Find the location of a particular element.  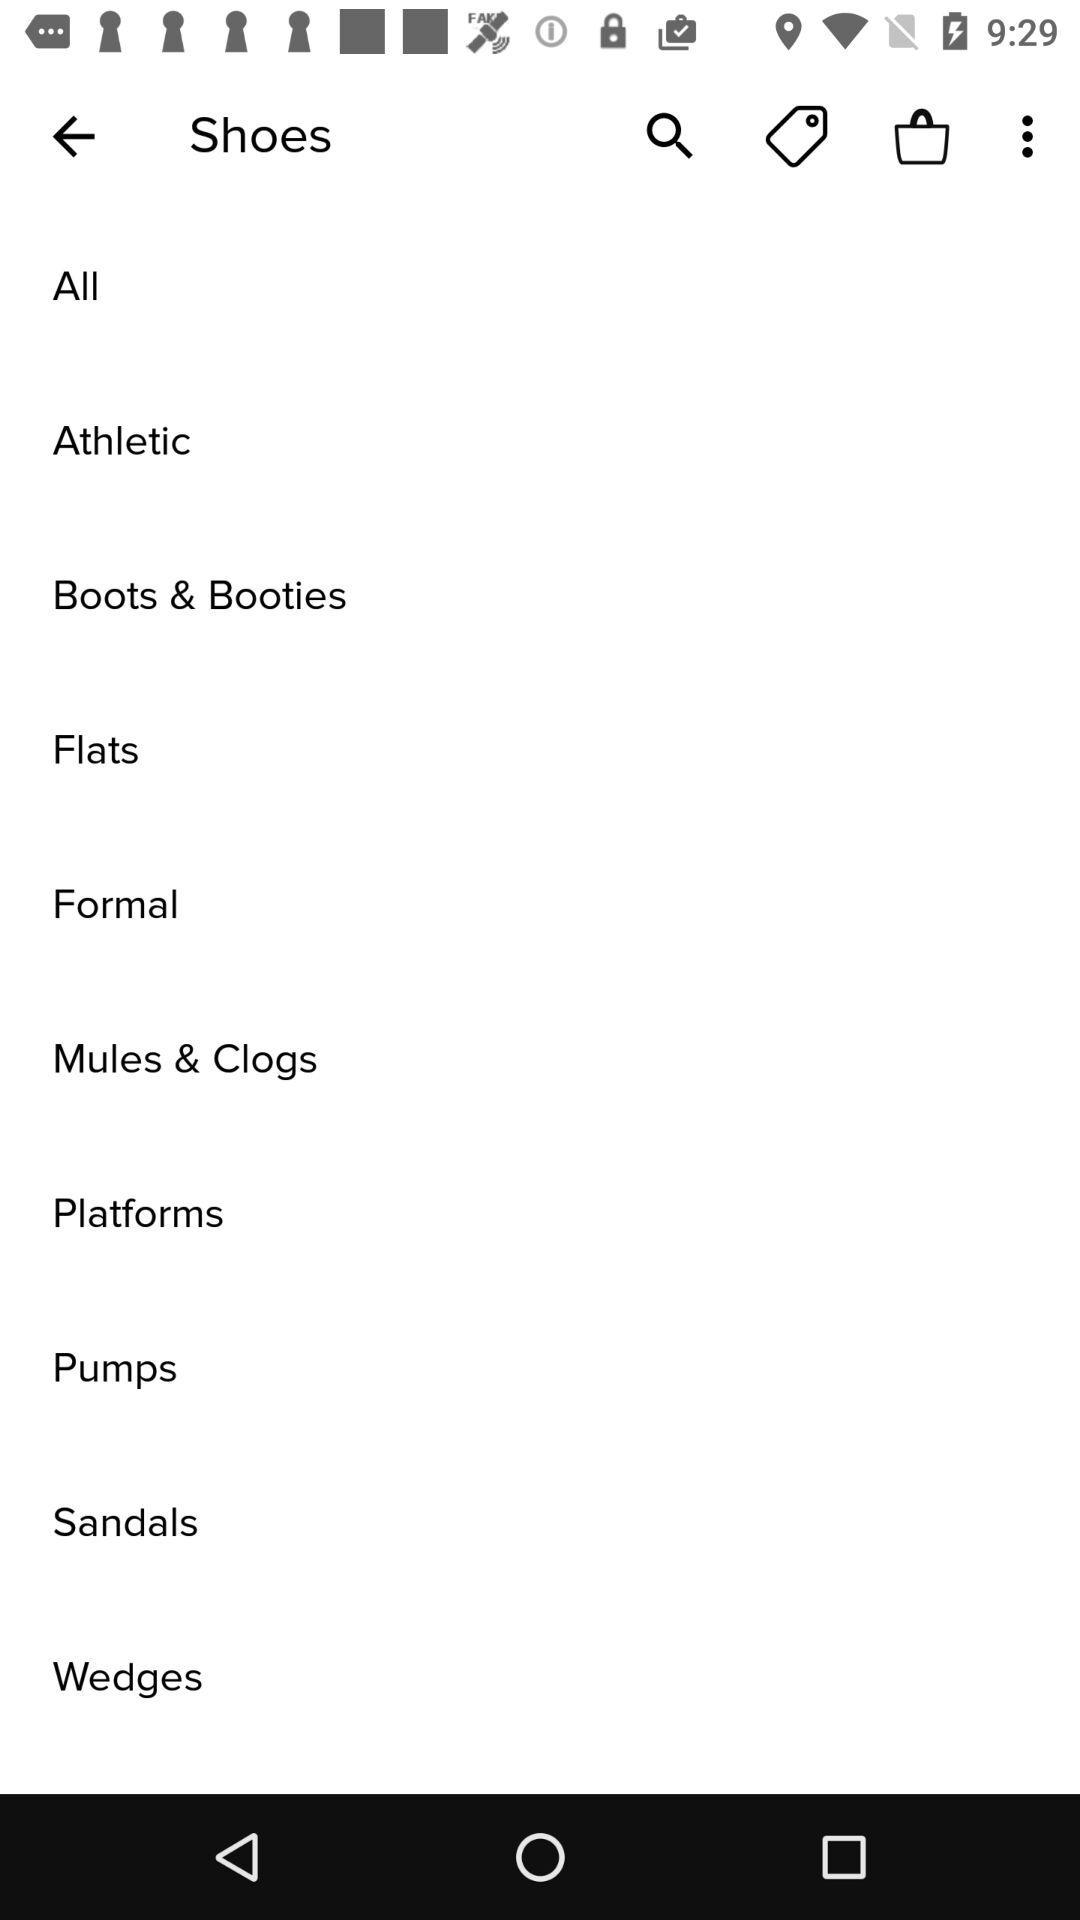

the wedges is located at coordinates (540, 1677).